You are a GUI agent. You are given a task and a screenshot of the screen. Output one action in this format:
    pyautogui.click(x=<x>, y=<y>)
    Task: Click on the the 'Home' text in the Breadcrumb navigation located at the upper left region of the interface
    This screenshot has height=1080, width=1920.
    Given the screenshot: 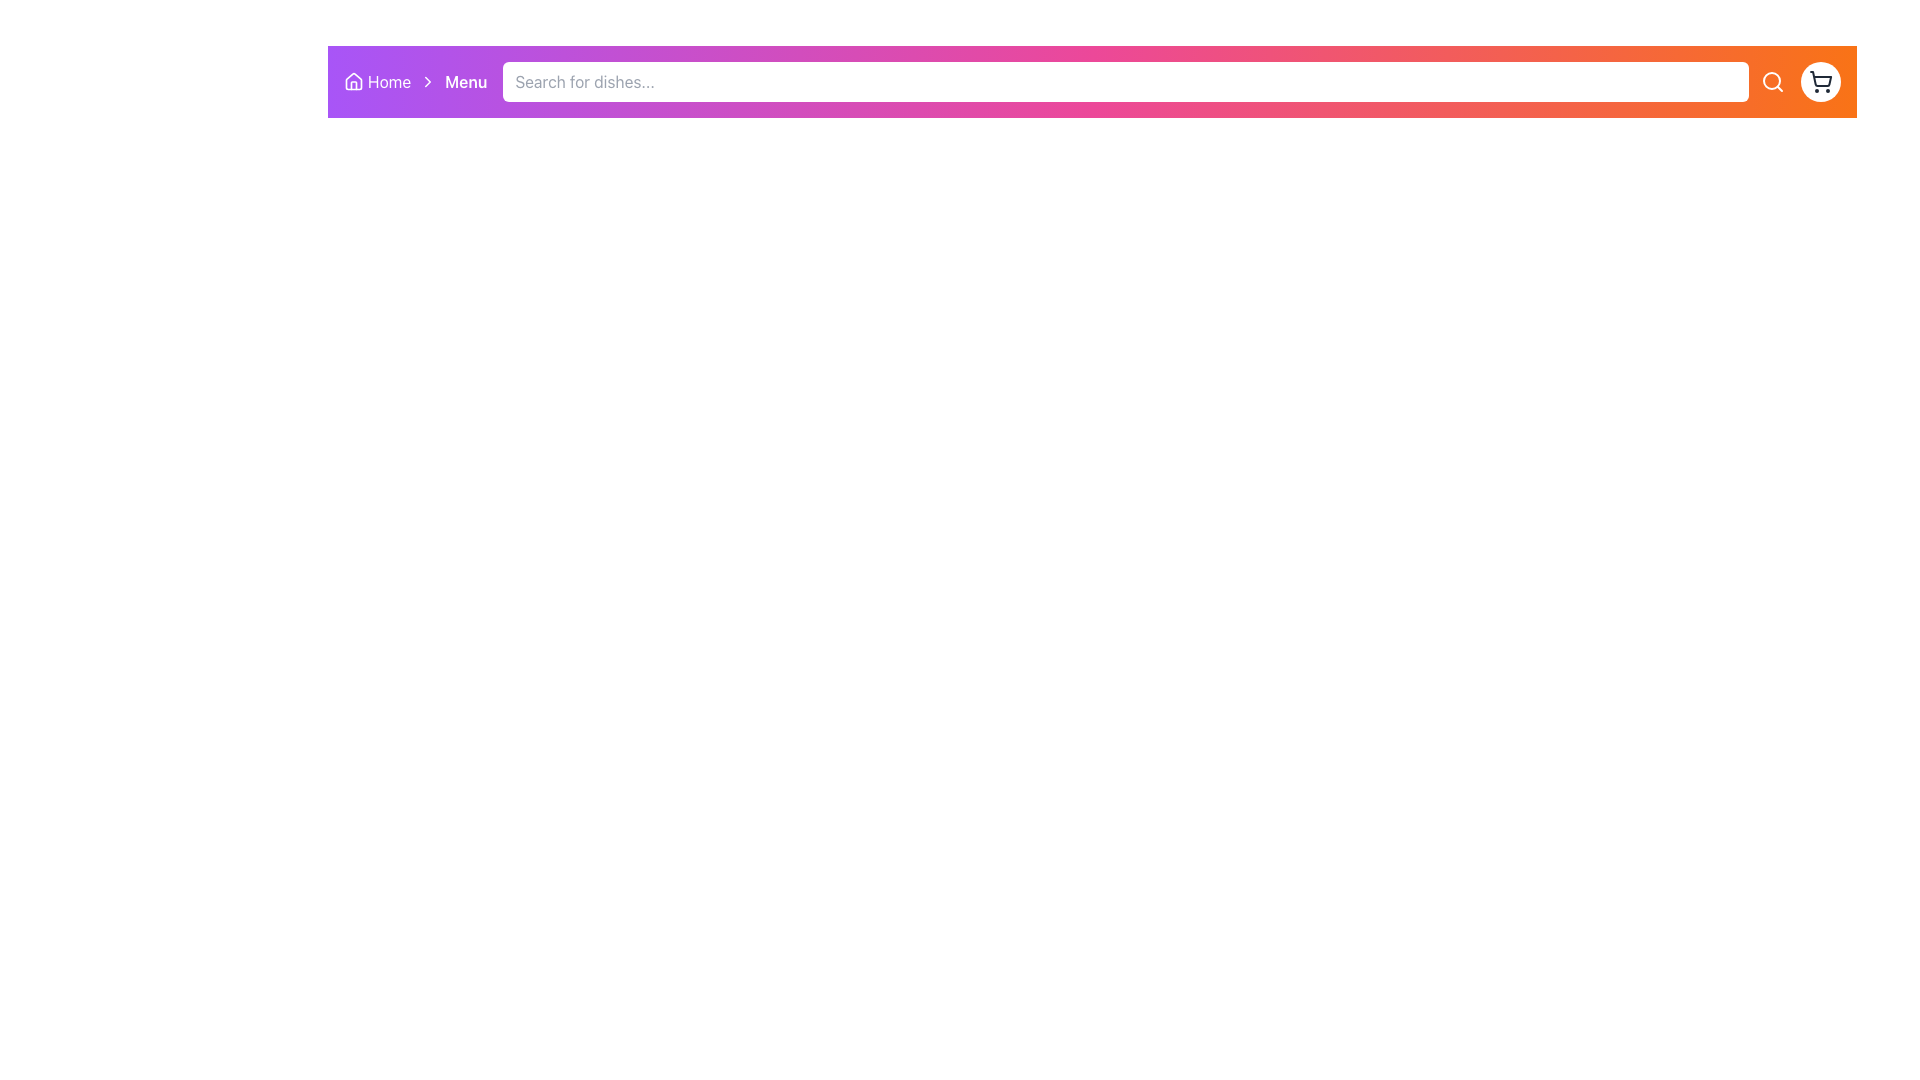 What is the action you would take?
    pyautogui.click(x=414, y=80)
    